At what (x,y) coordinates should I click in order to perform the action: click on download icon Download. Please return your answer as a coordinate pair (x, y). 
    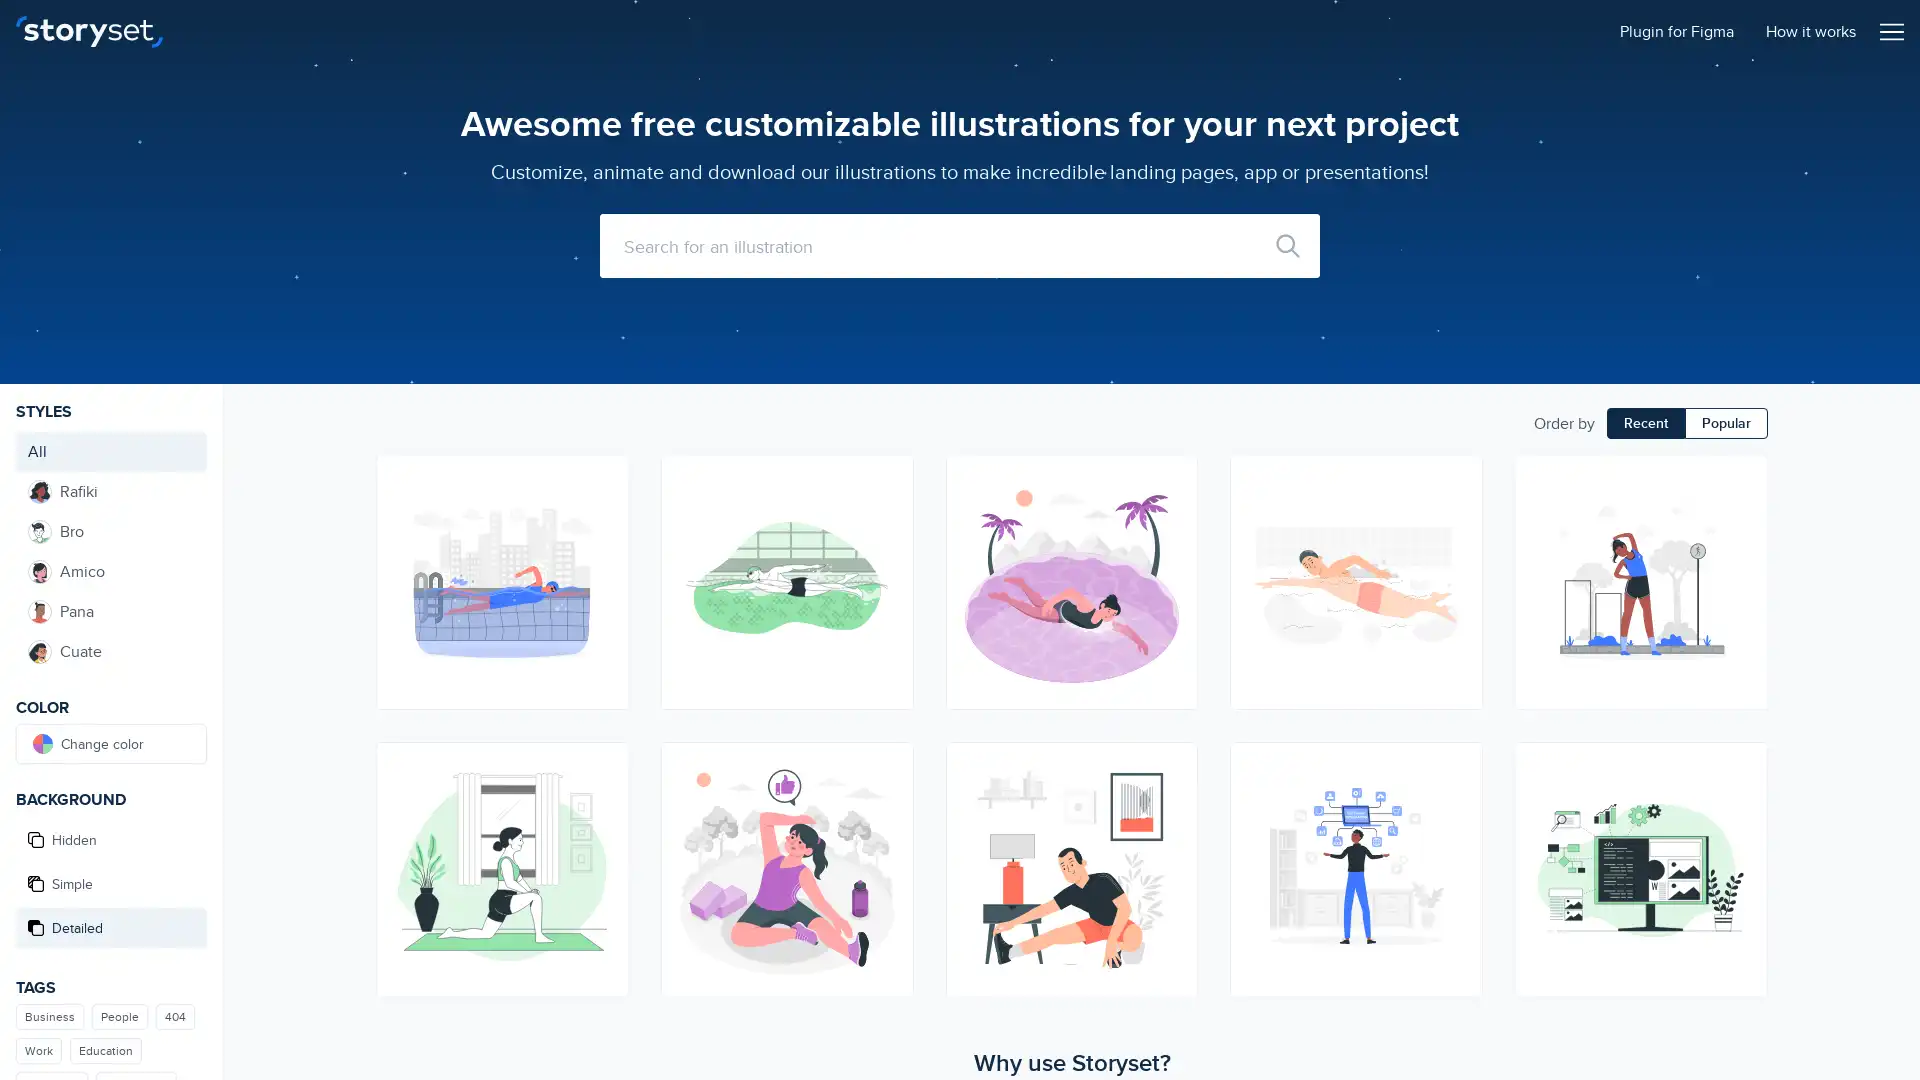
    Looking at the image, I should click on (1741, 515).